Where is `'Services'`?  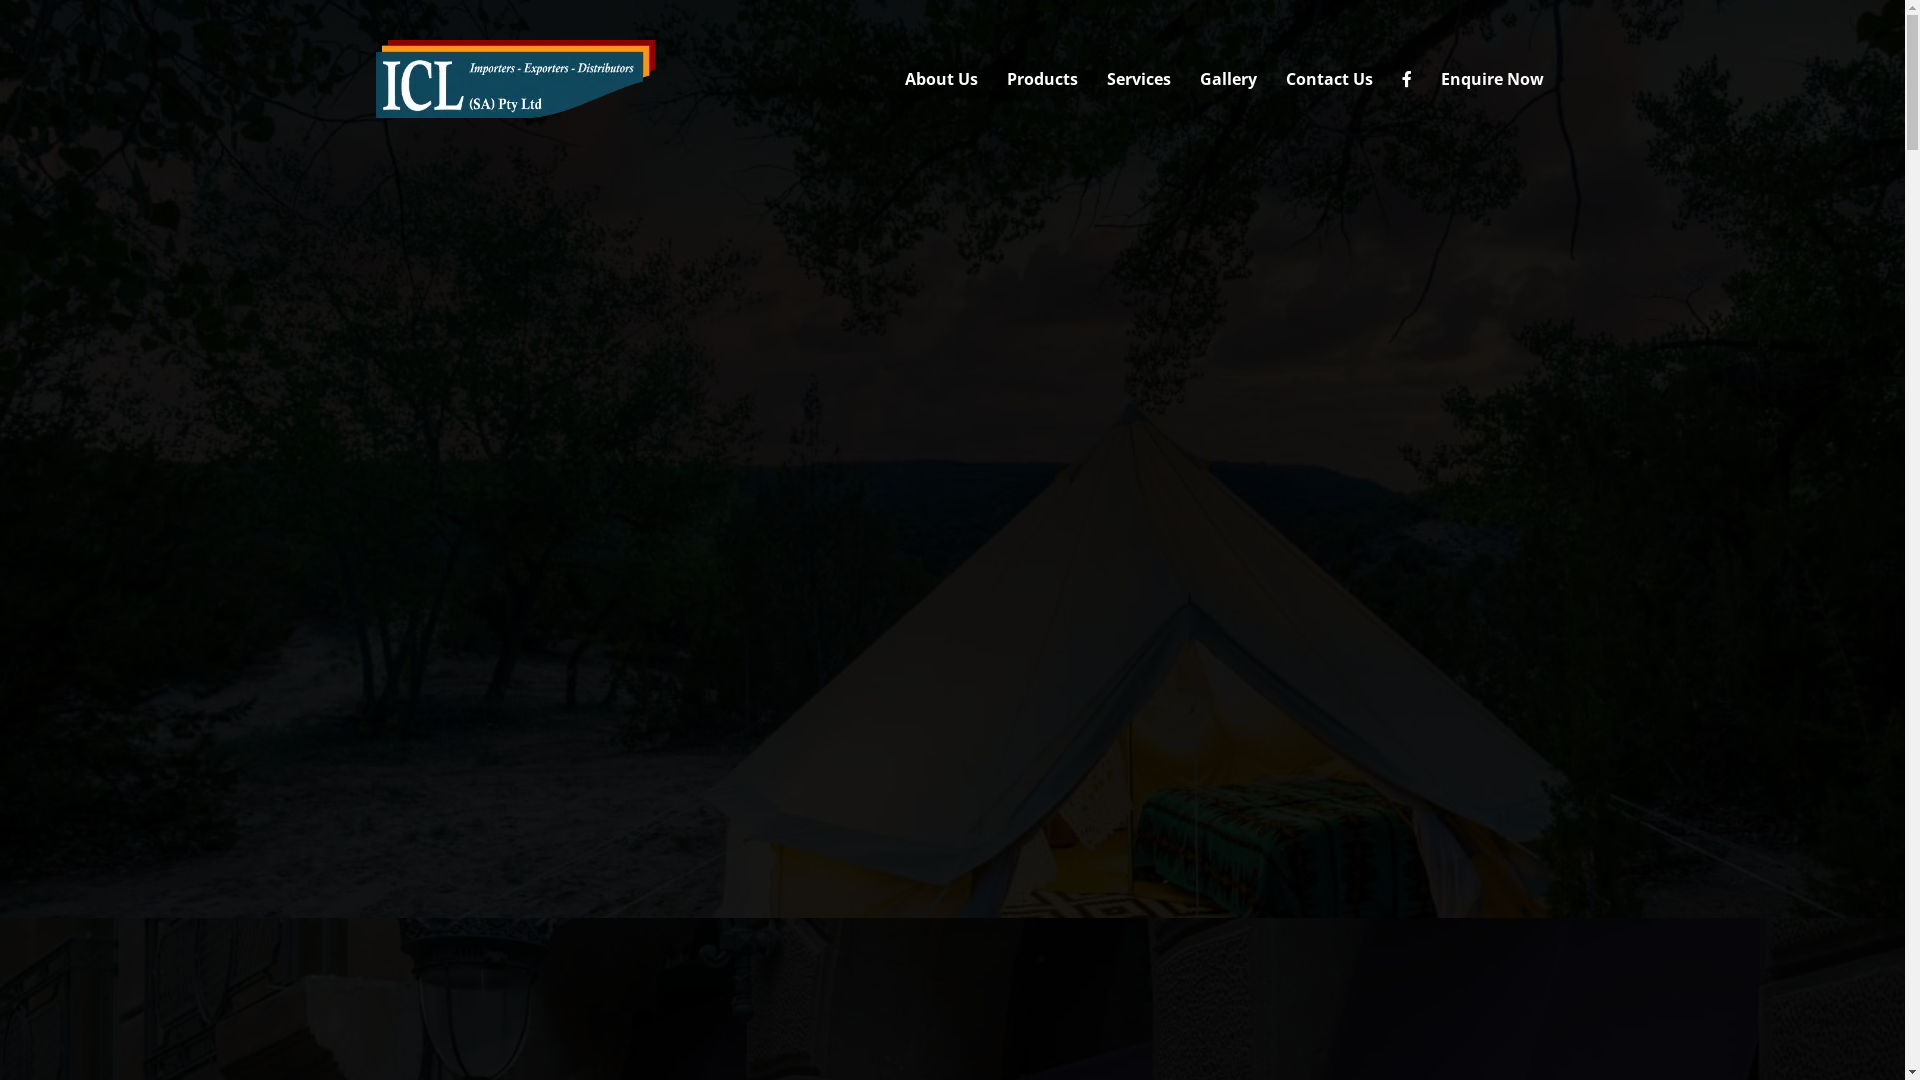 'Services' is located at coordinates (1137, 77).